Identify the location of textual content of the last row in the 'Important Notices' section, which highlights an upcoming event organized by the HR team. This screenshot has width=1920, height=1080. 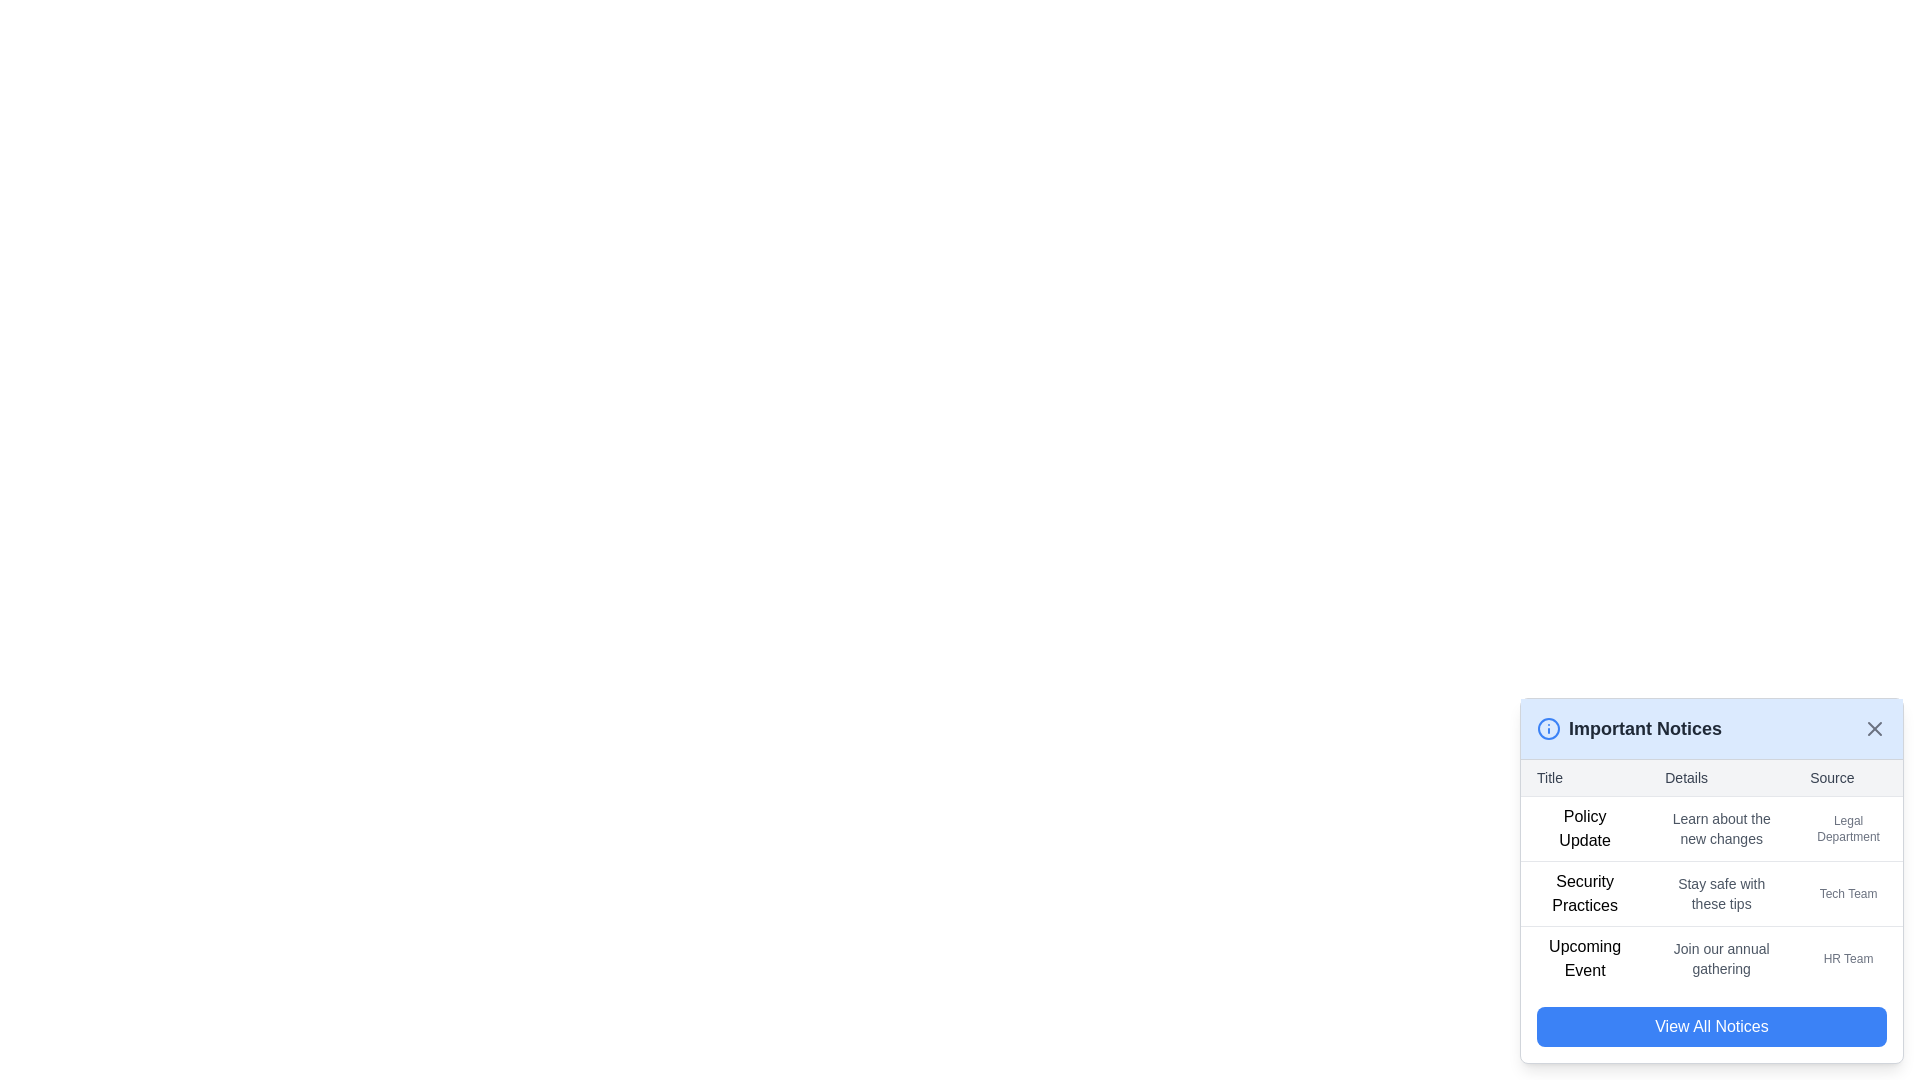
(1711, 956).